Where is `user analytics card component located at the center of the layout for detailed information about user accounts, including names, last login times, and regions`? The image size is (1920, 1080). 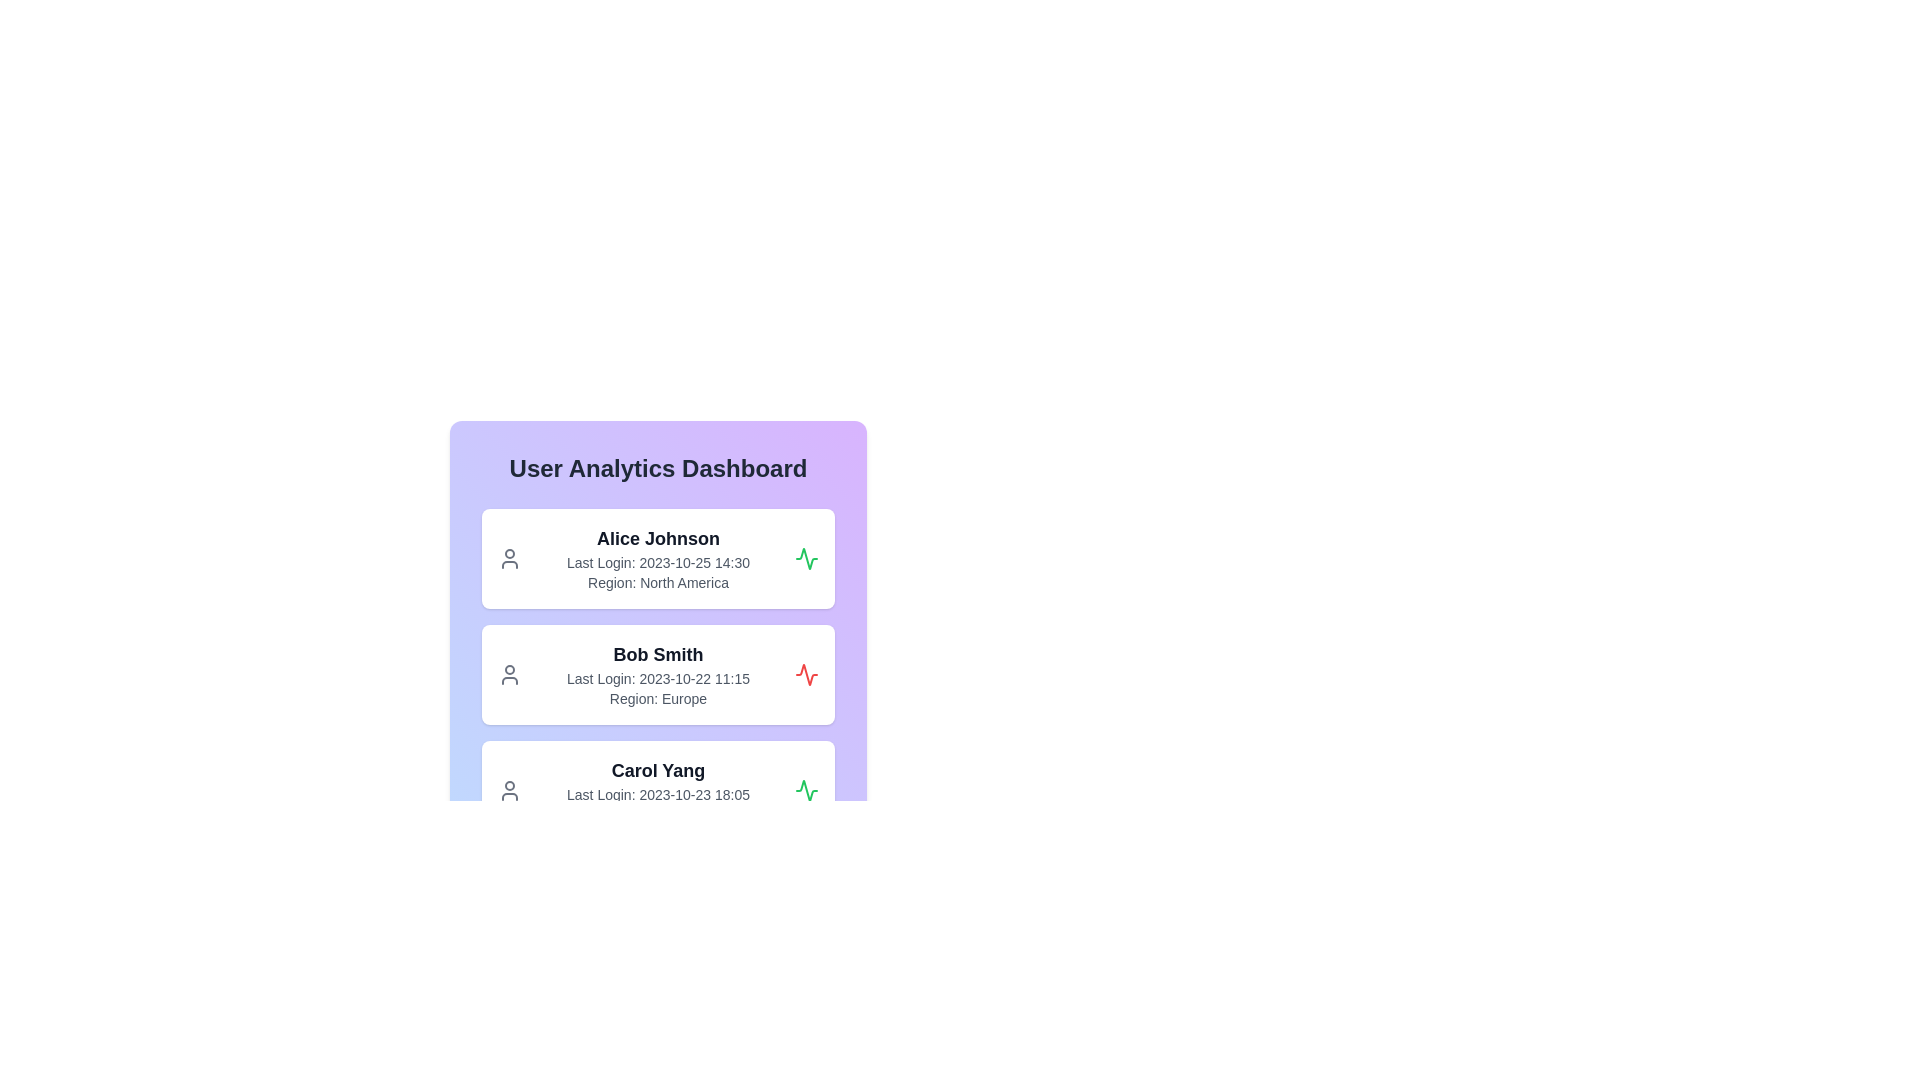
user analytics card component located at the center of the layout for detailed information about user accounts, including names, last login times, and regions is located at coordinates (658, 647).